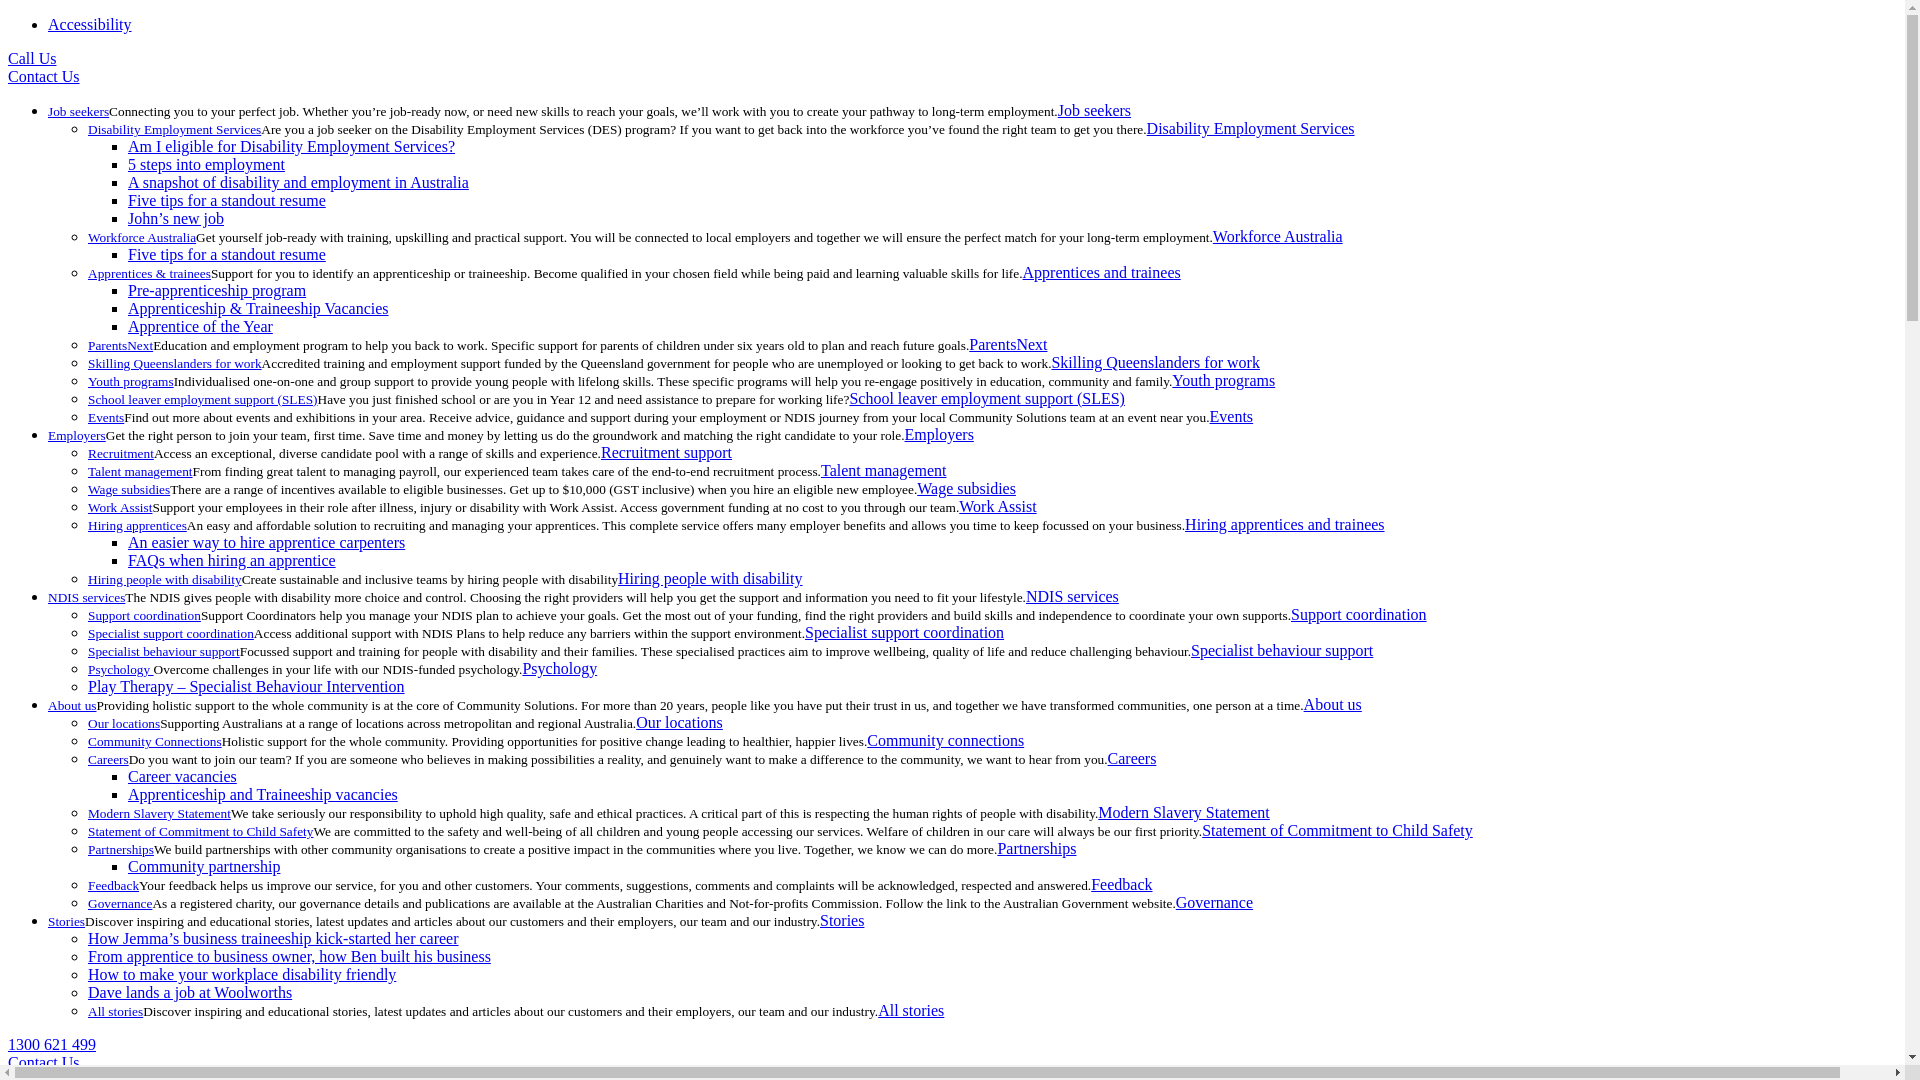 This screenshot has height=1080, width=1920. Describe the element at coordinates (1284, 523) in the screenshot. I see `'Hiring apprentices and trainees'` at that location.